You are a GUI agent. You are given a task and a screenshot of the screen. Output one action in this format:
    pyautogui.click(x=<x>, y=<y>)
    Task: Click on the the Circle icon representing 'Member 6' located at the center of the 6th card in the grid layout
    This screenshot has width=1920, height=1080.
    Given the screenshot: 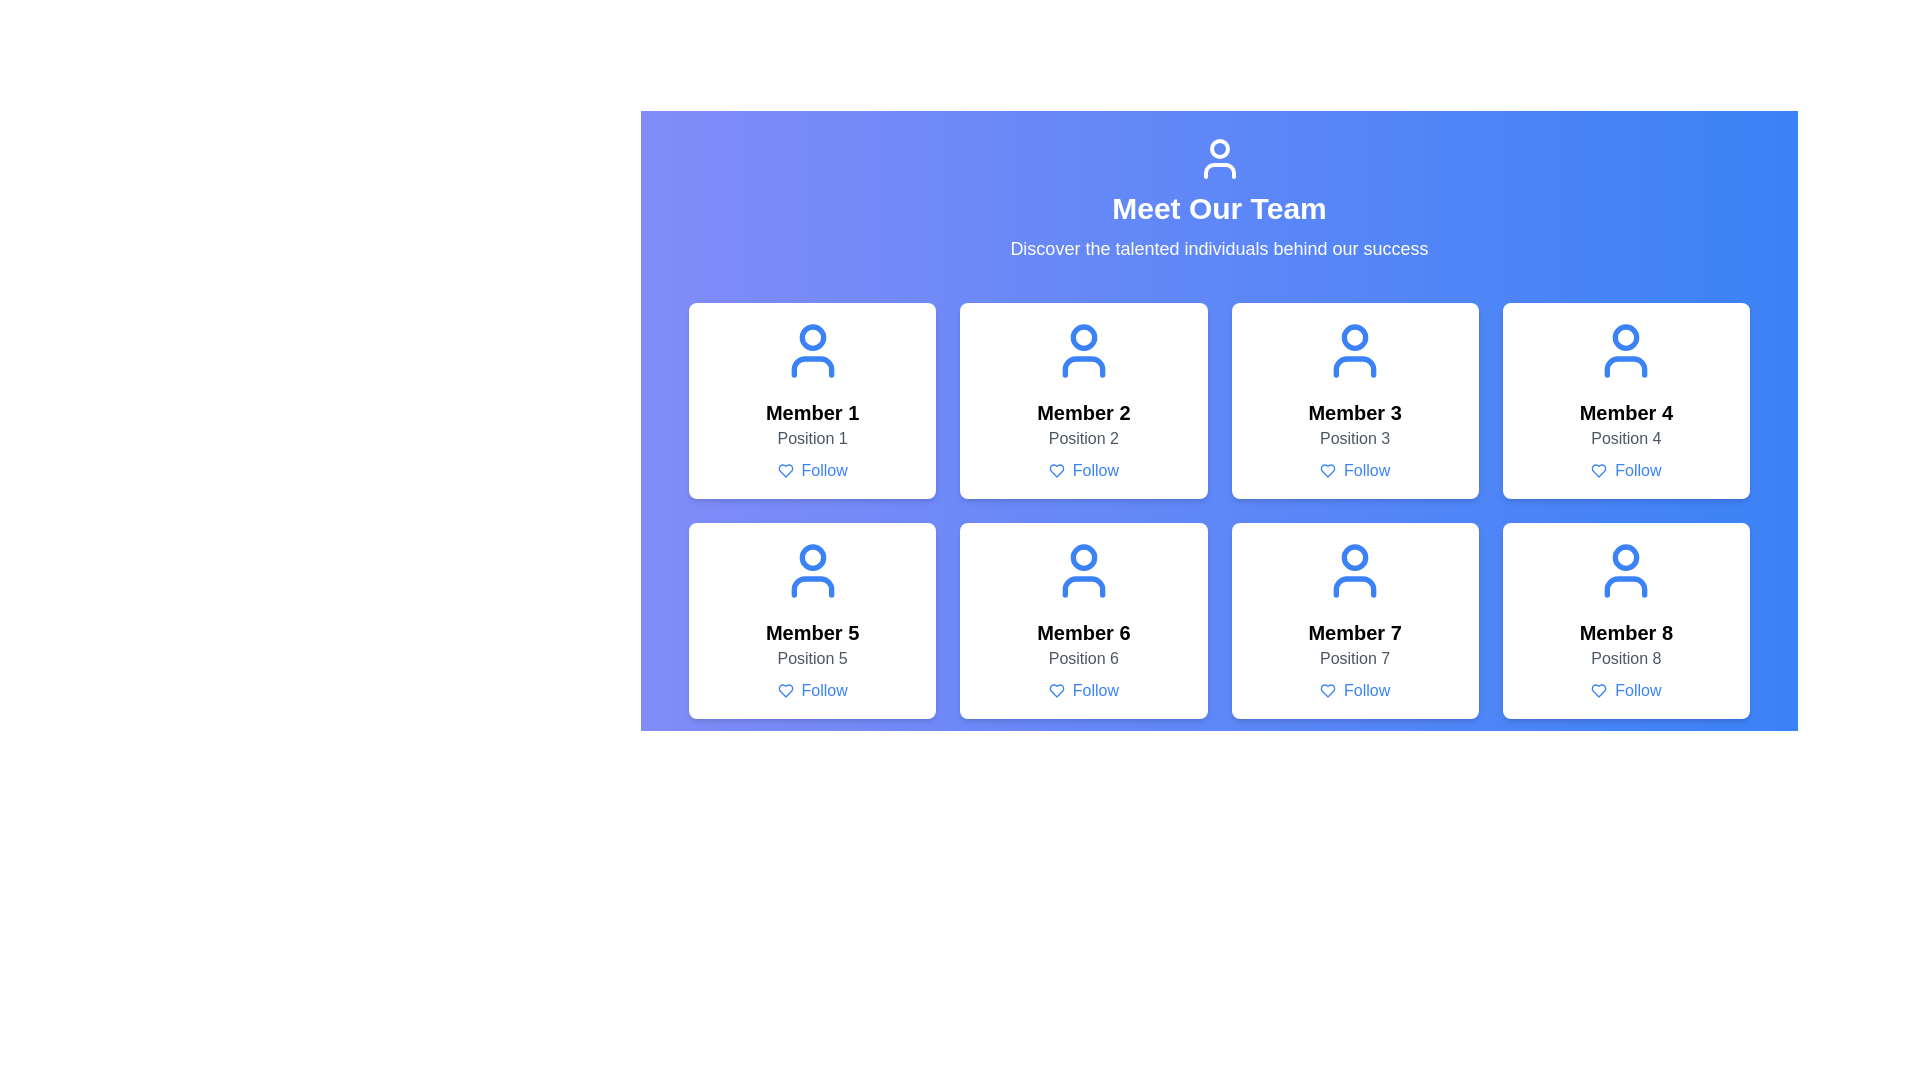 What is the action you would take?
    pyautogui.click(x=1082, y=557)
    